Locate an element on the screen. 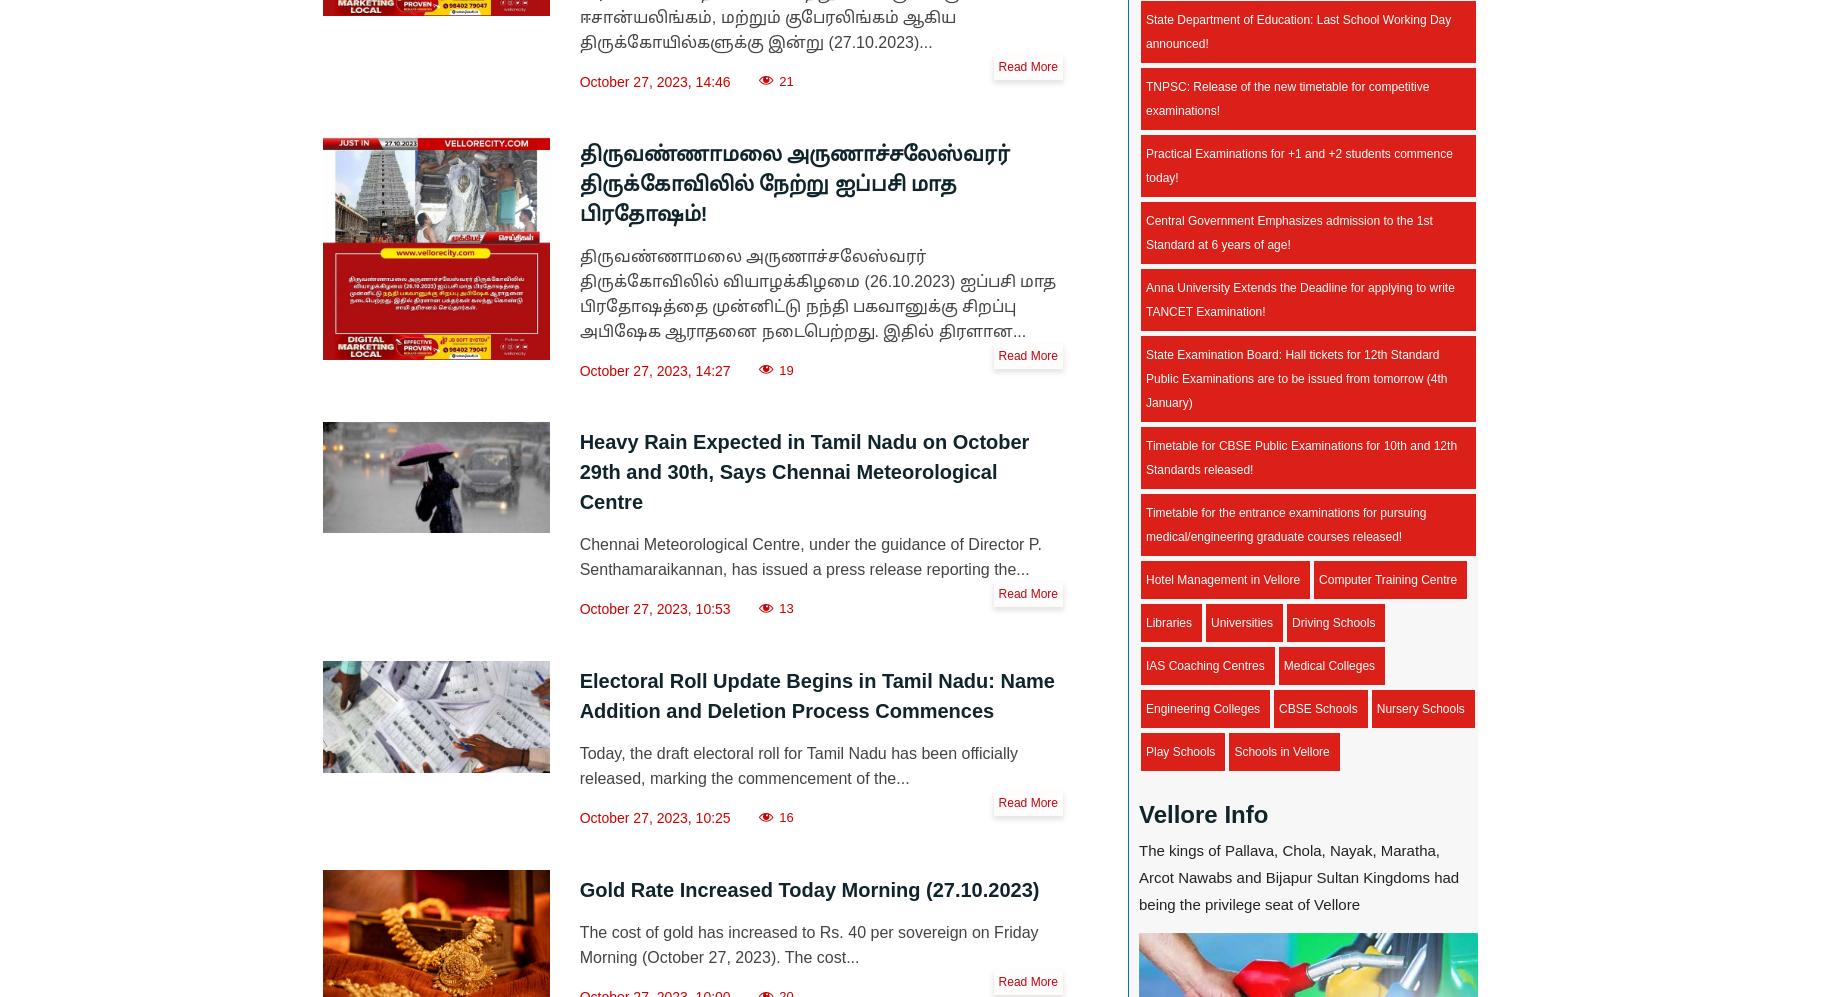 The height and width of the screenshot is (997, 1836). 'Heavy Rain Expected in Tamil Nadu on October 29th and 30th, Says Chennai Meteorological Centre' is located at coordinates (803, 471).